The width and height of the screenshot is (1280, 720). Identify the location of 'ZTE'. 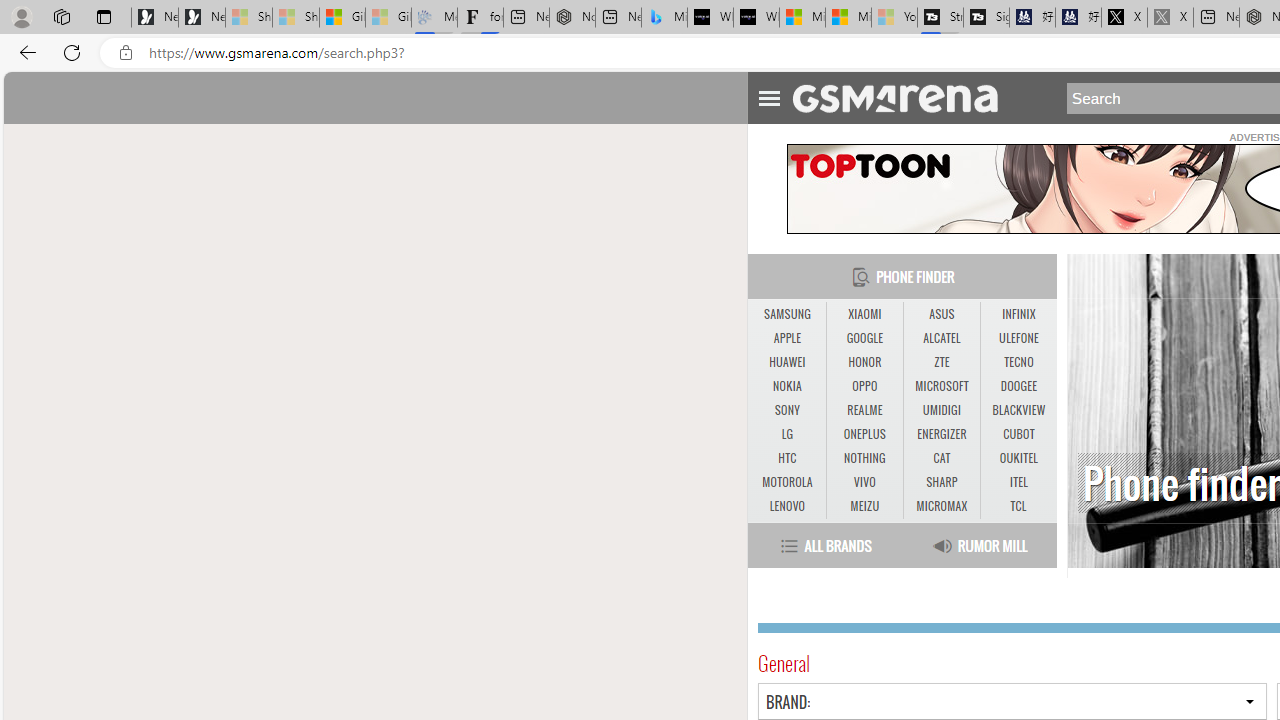
(940, 362).